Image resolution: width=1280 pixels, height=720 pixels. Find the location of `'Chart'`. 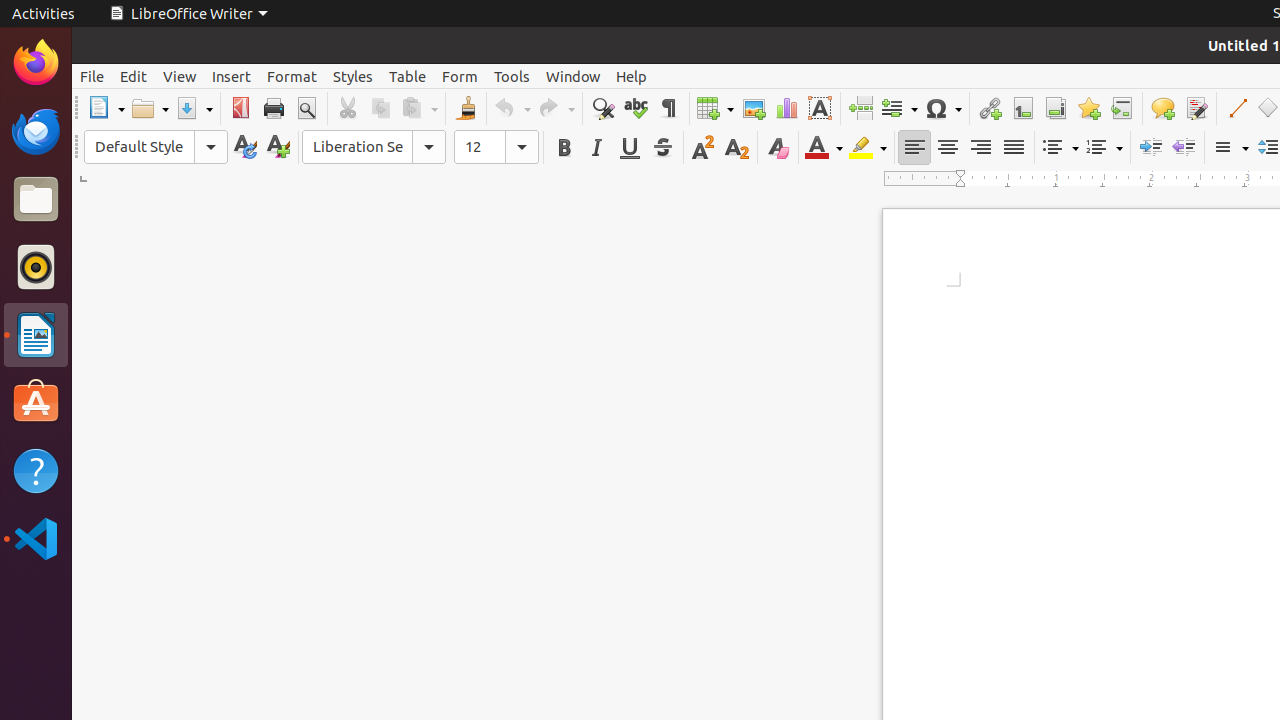

'Chart' is located at coordinates (785, 108).